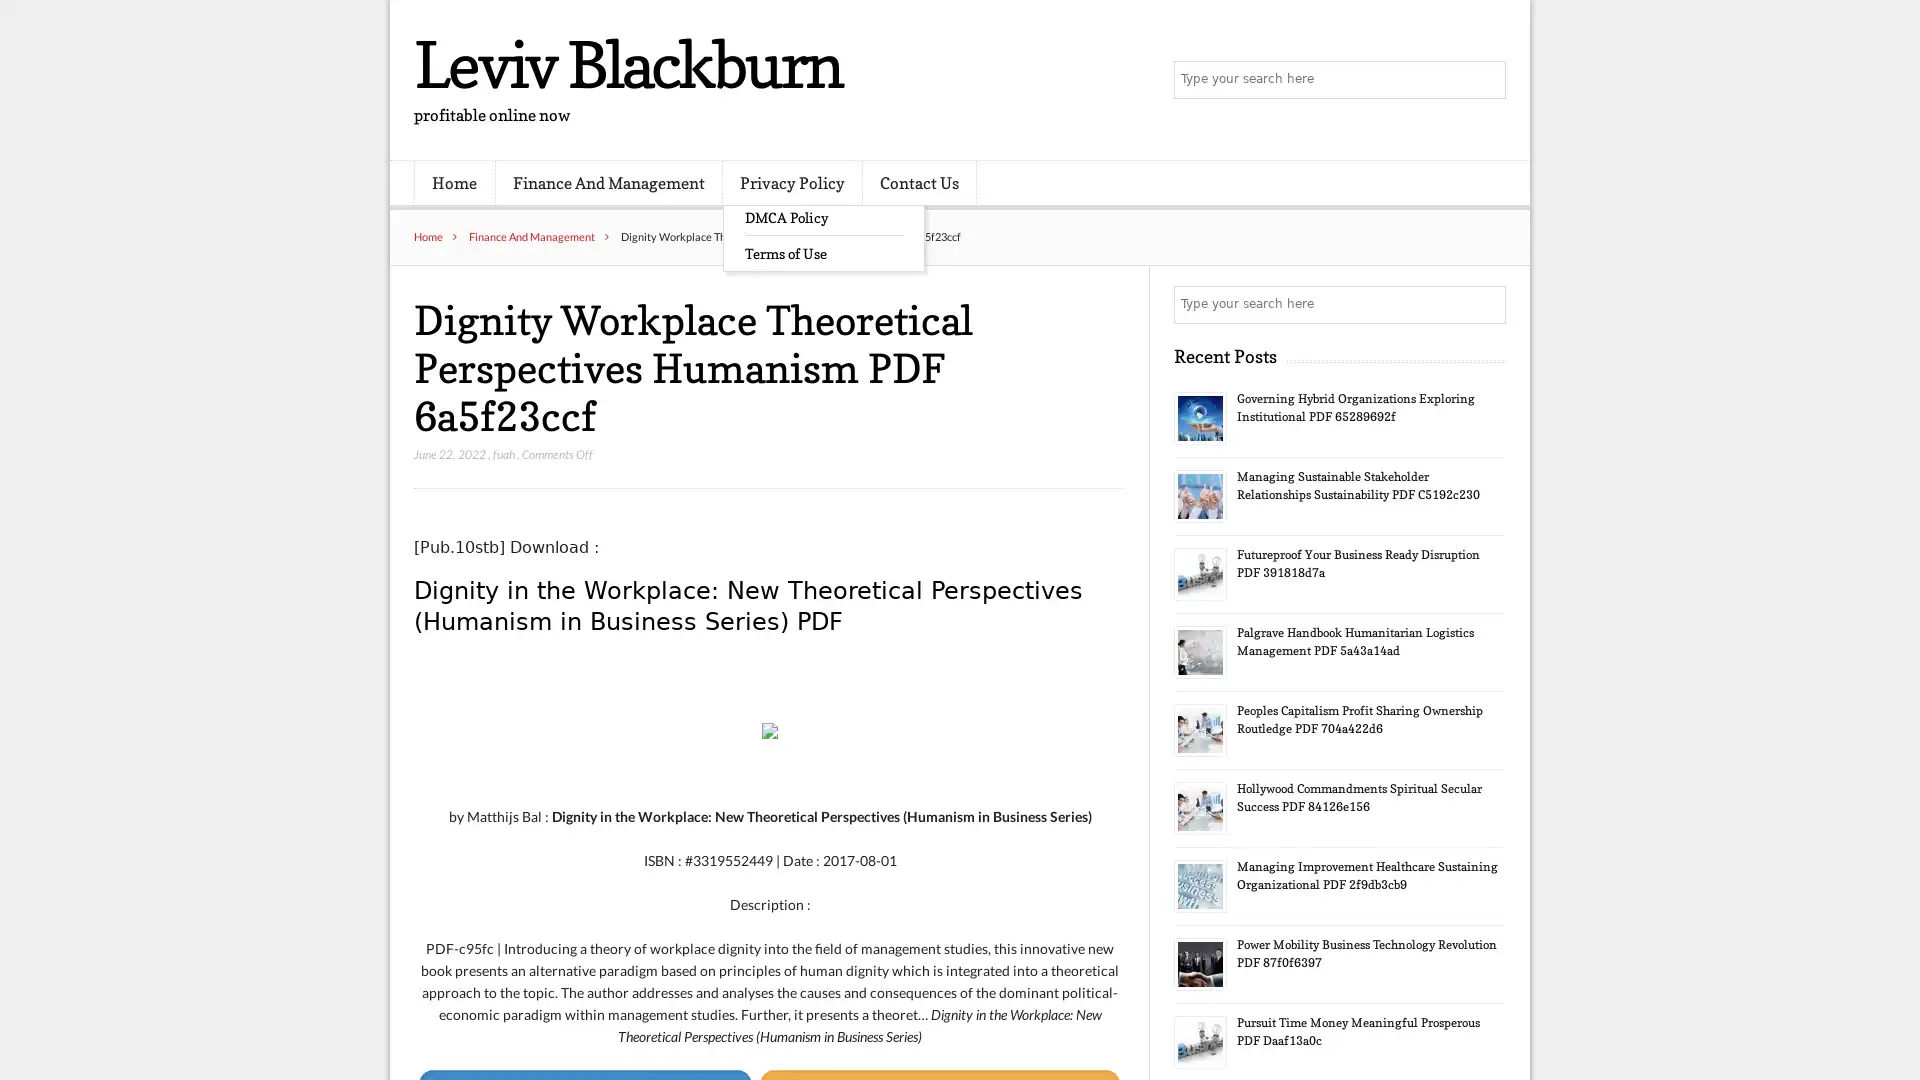  I want to click on Search, so click(1485, 80).